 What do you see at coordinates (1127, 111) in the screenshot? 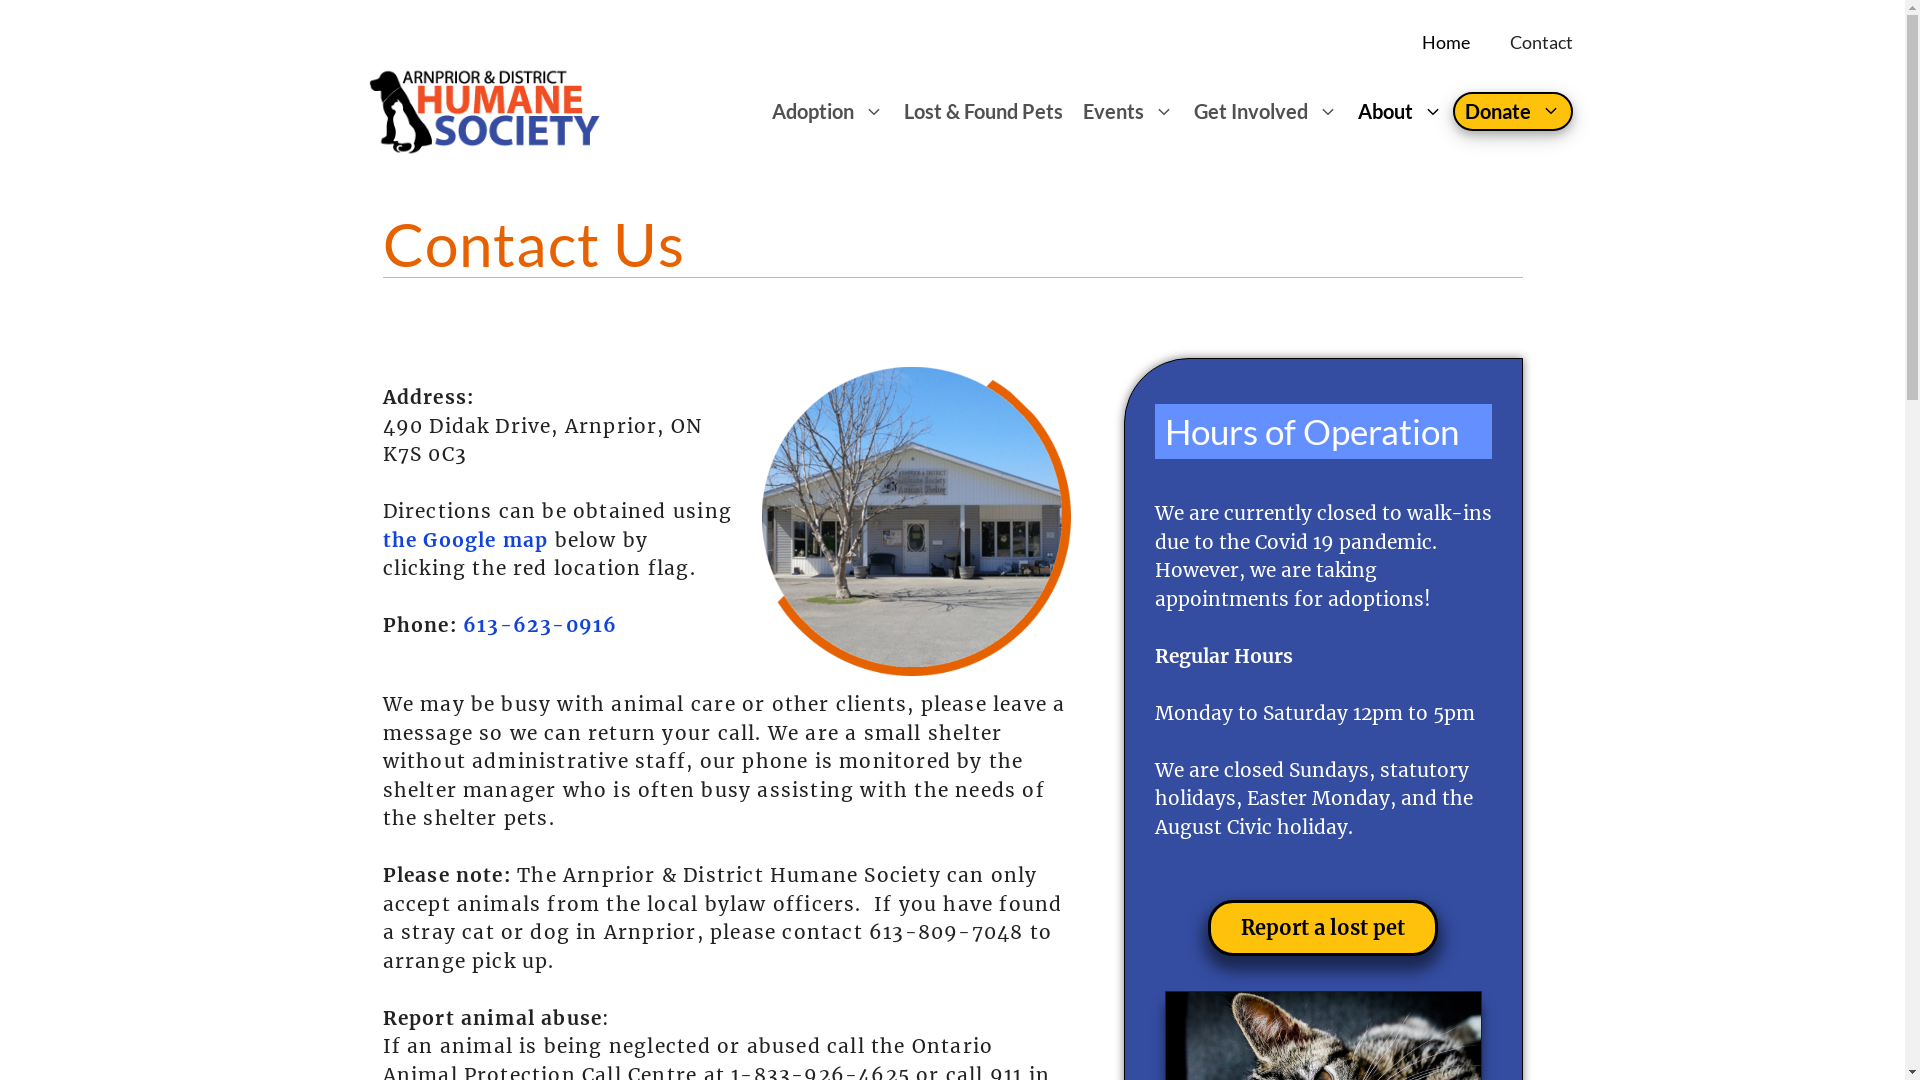
I see `'Events'` at bounding box center [1127, 111].